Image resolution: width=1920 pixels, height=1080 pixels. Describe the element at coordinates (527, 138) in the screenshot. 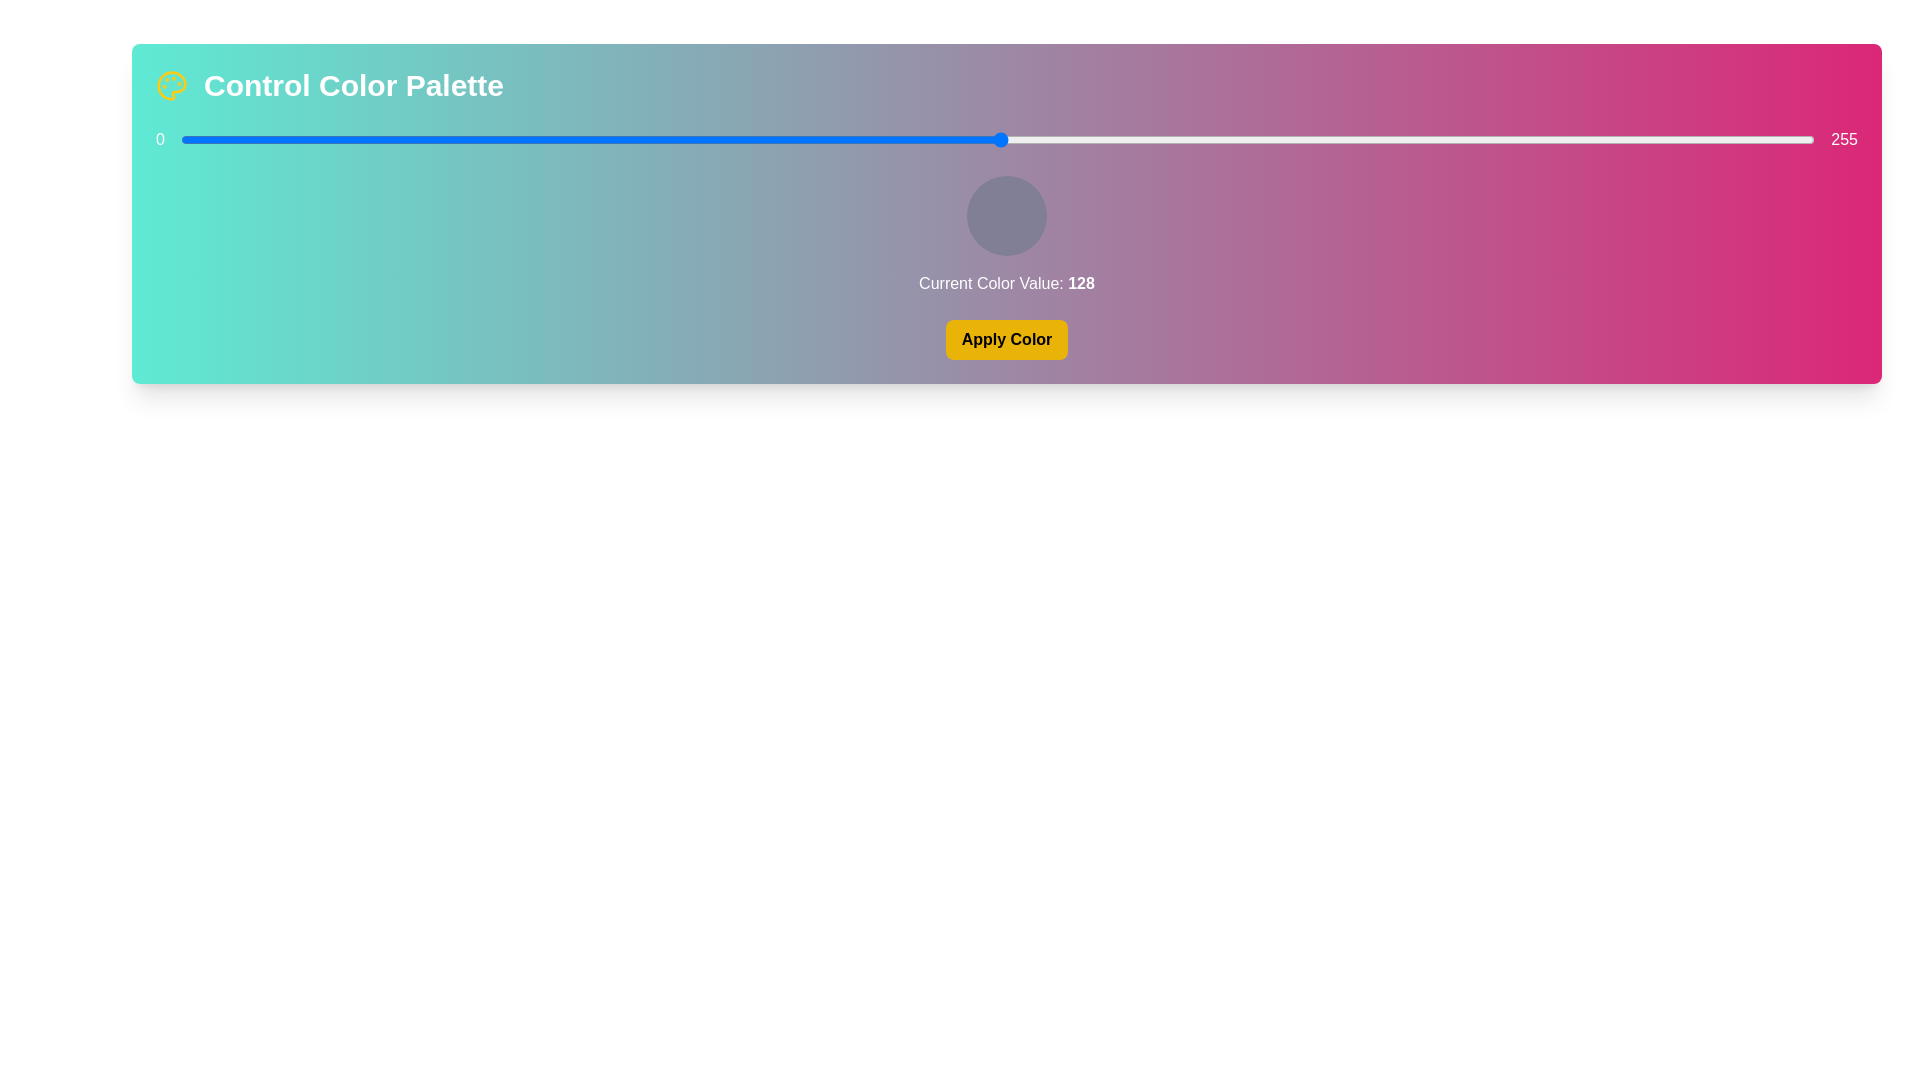

I see `the color slider to set the color value to 54` at that location.